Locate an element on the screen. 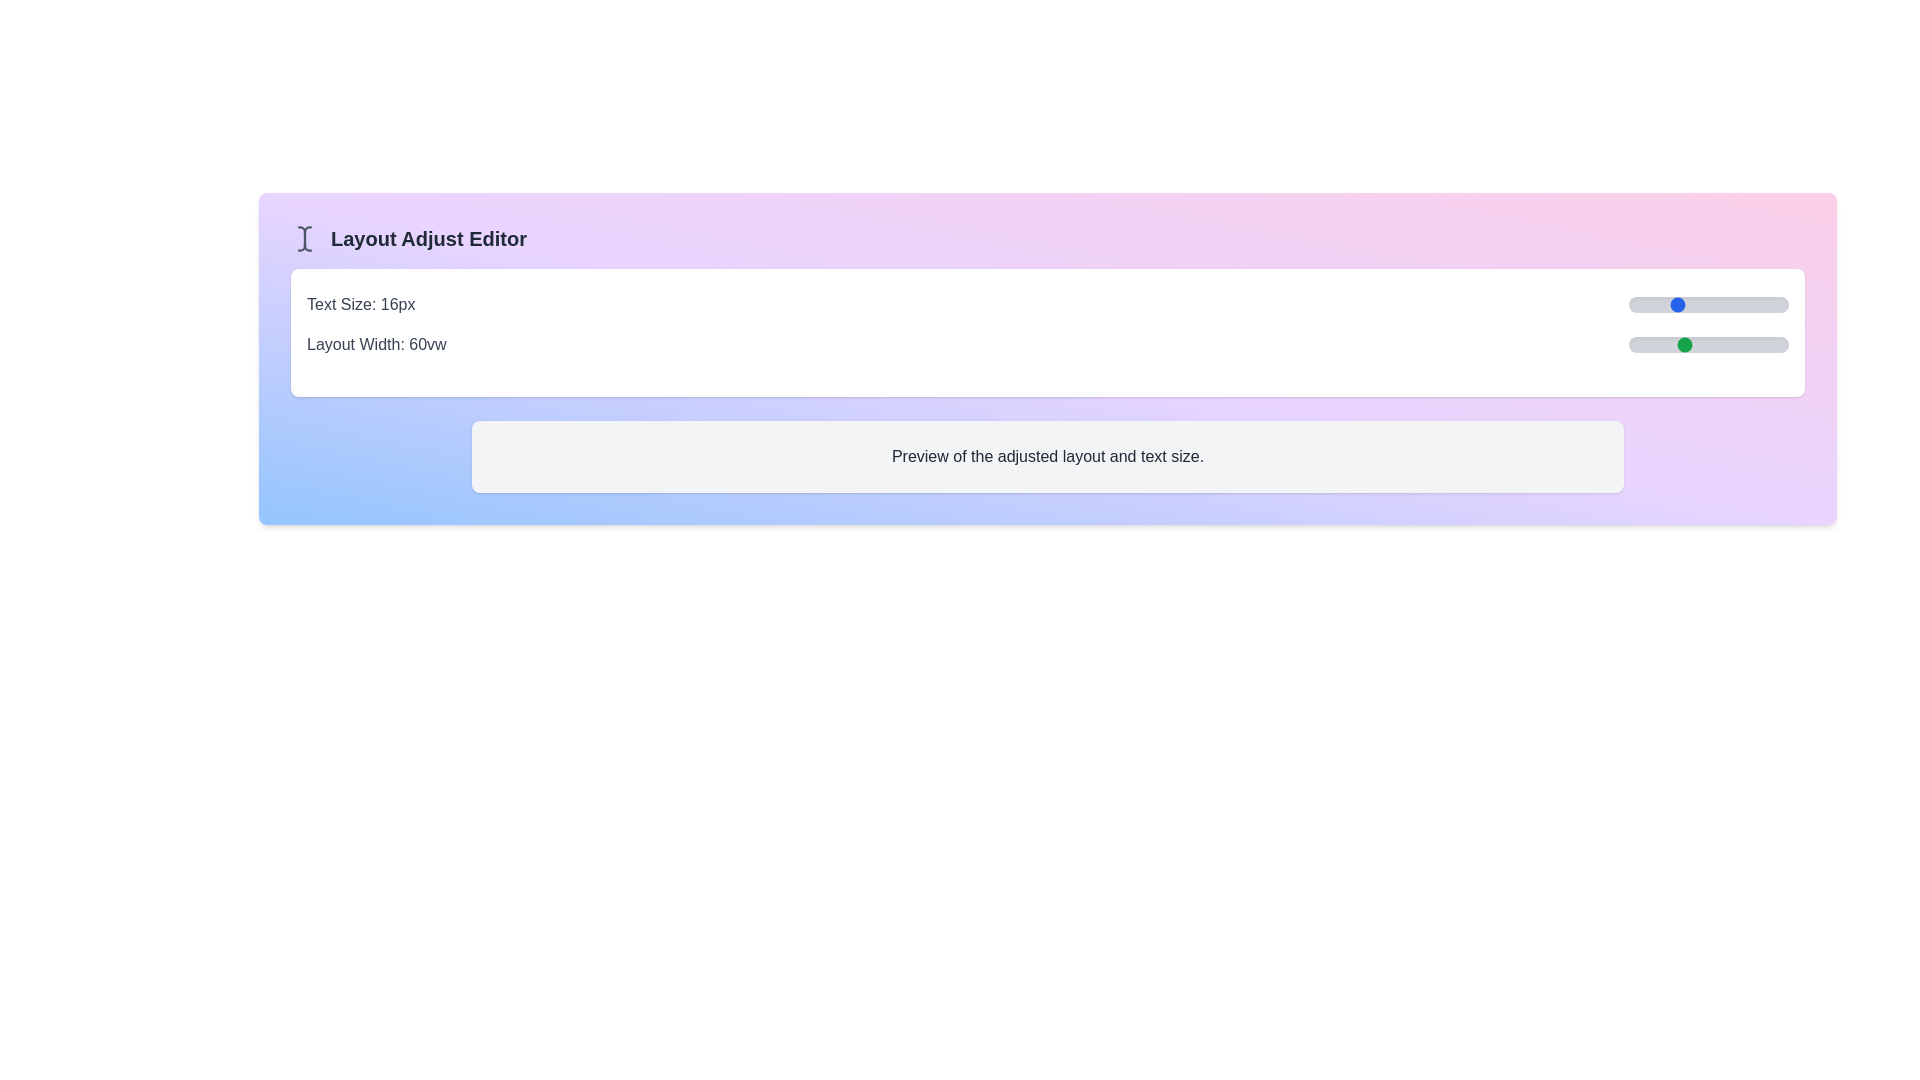  the text size is located at coordinates (1783, 304).